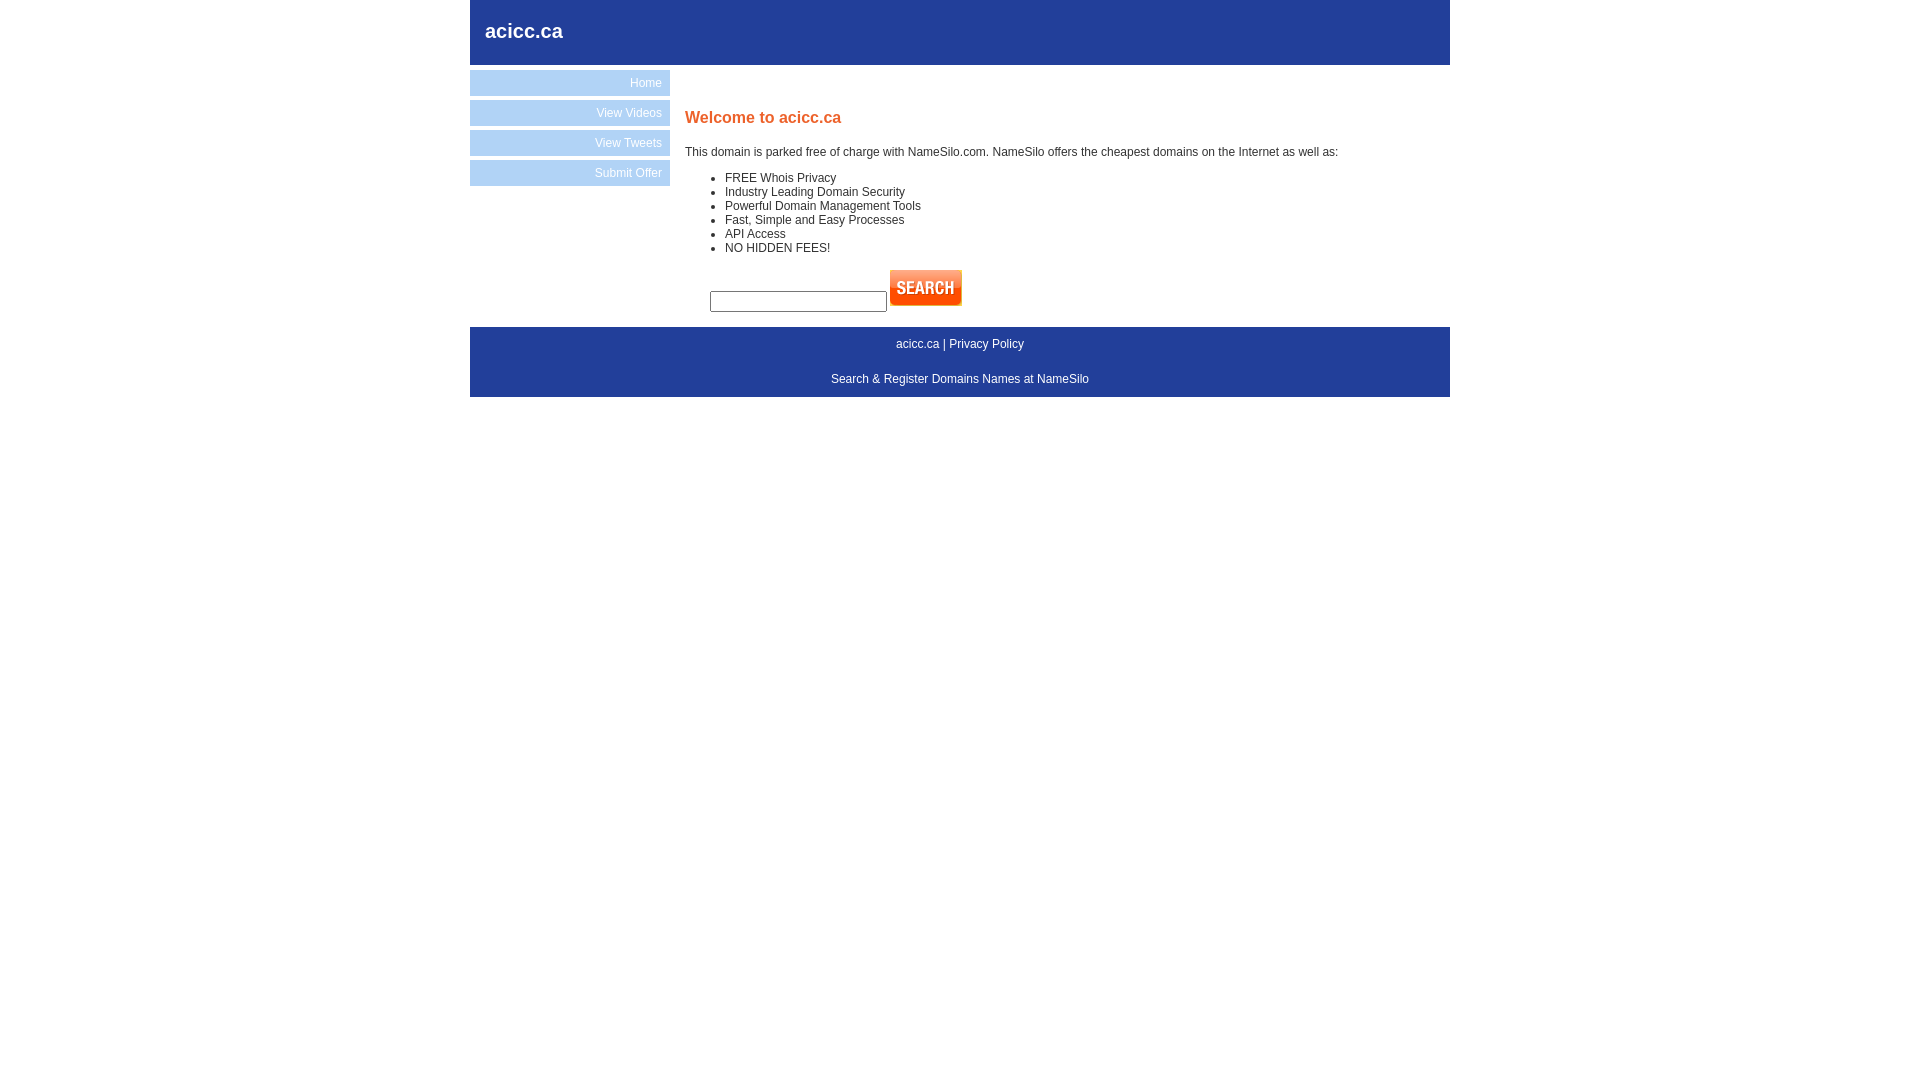 This screenshot has width=1920, height=1080. I want to click on 'View Tweets', so click(569, 141).